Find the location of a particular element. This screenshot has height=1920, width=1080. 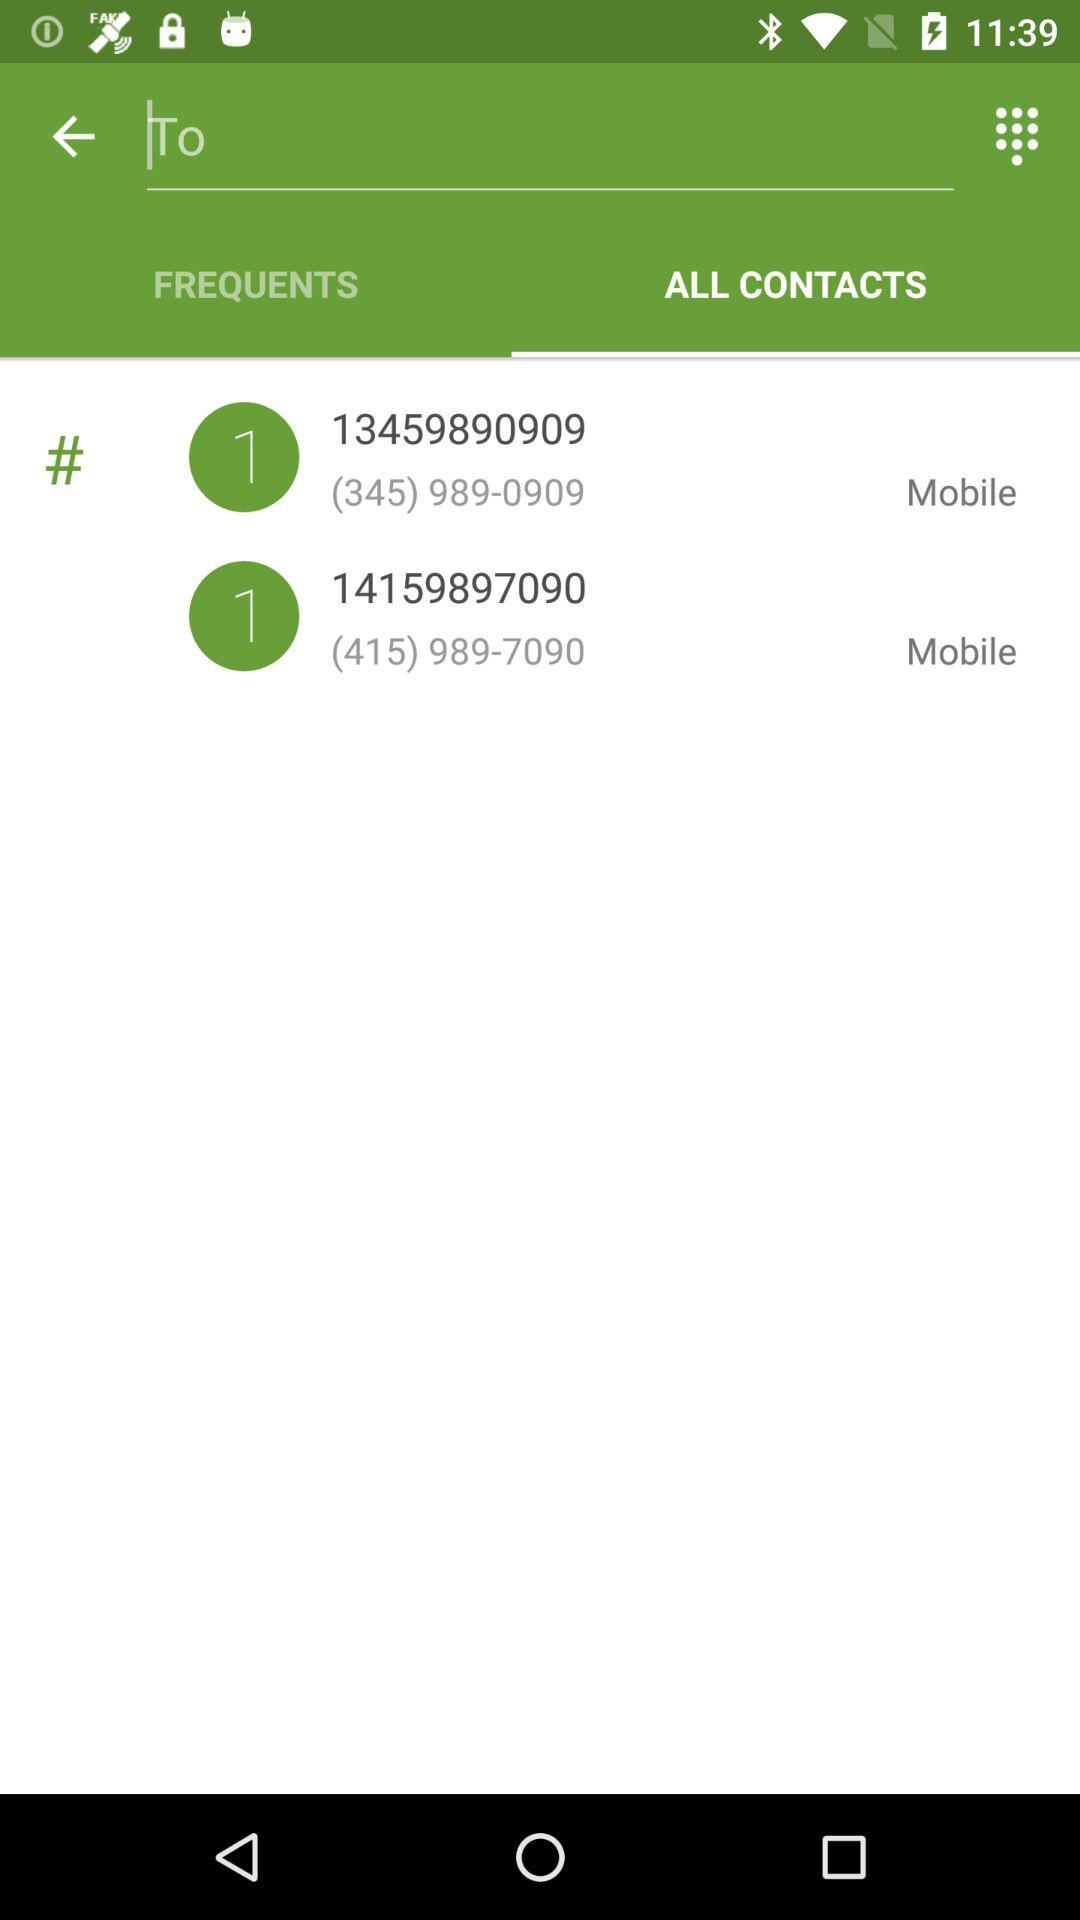

the app next to all contacts app is located at coordinates (254, 282).